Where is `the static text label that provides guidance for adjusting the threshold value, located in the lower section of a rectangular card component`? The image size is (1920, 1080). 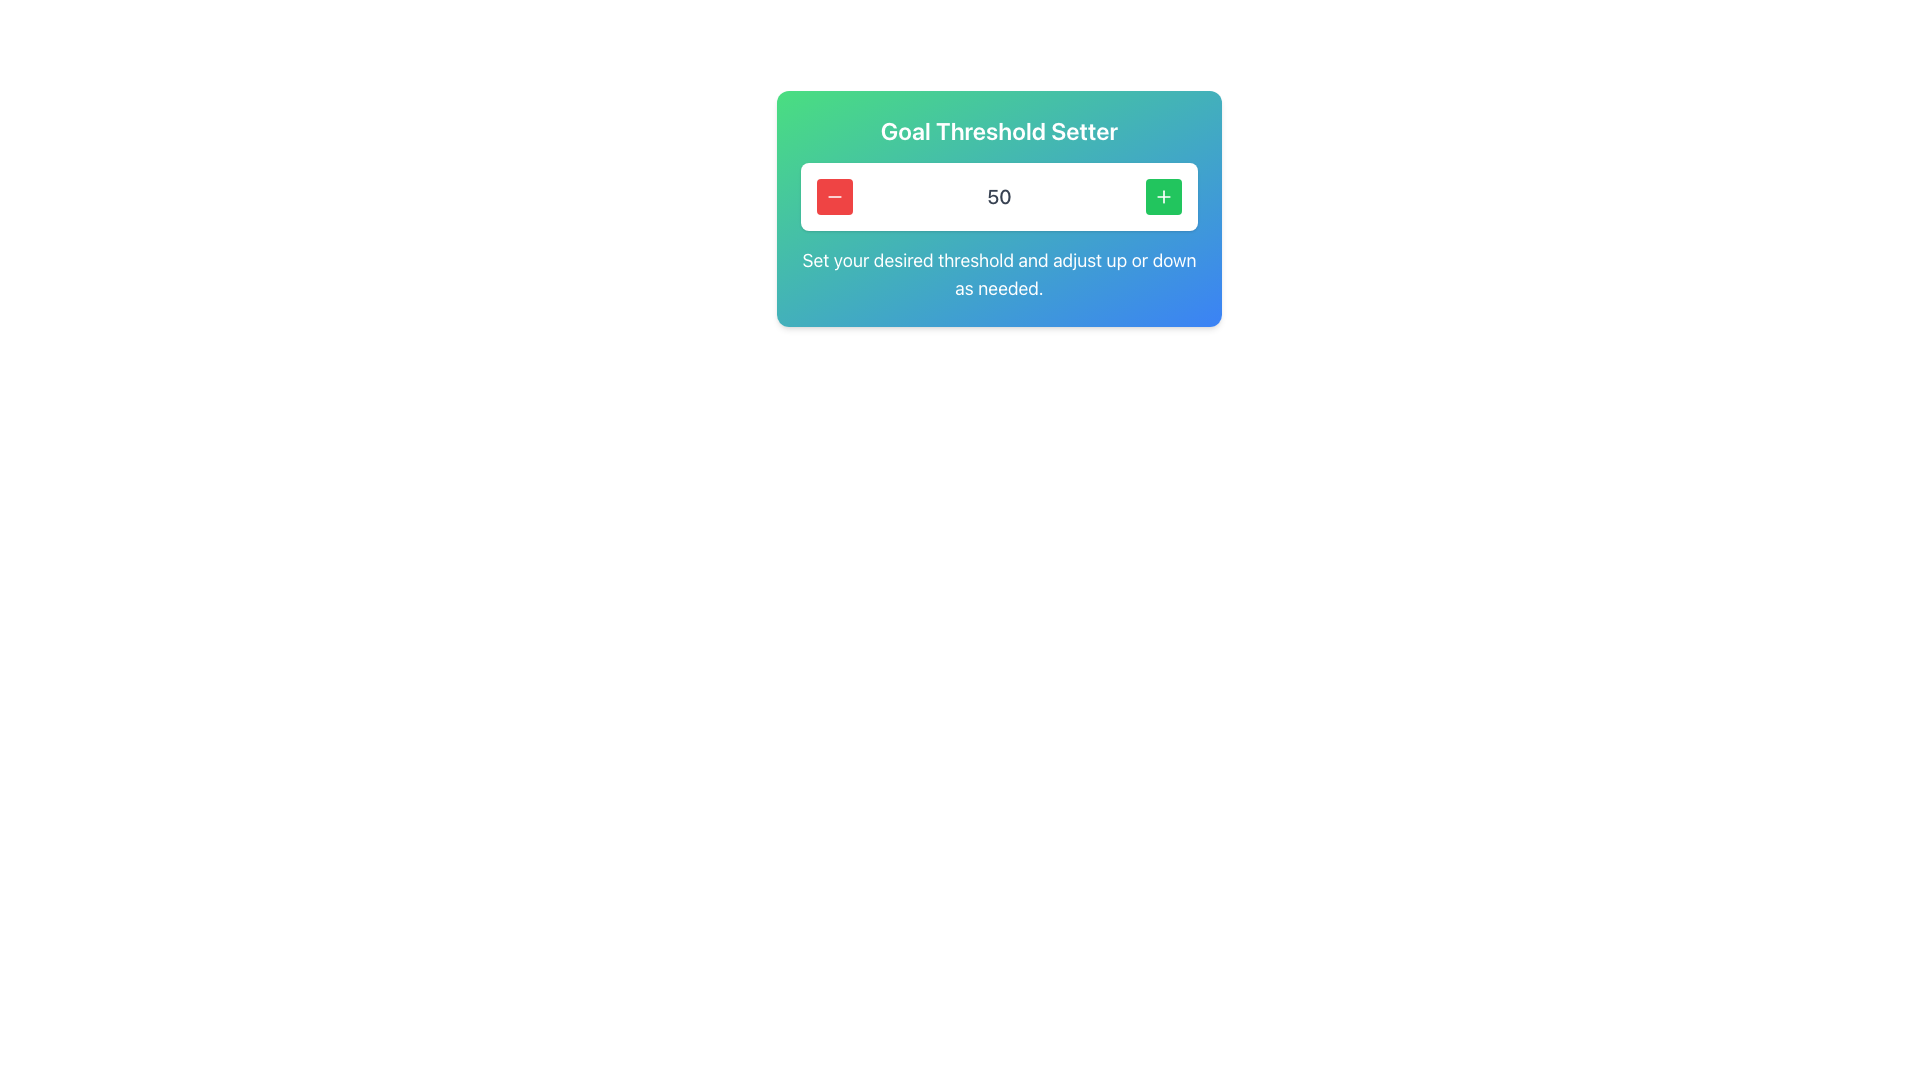
the static text label that provides guidance for adjusting the threshold value, located in the lower section of a rectangular card component is located at coordinates (999, 274).